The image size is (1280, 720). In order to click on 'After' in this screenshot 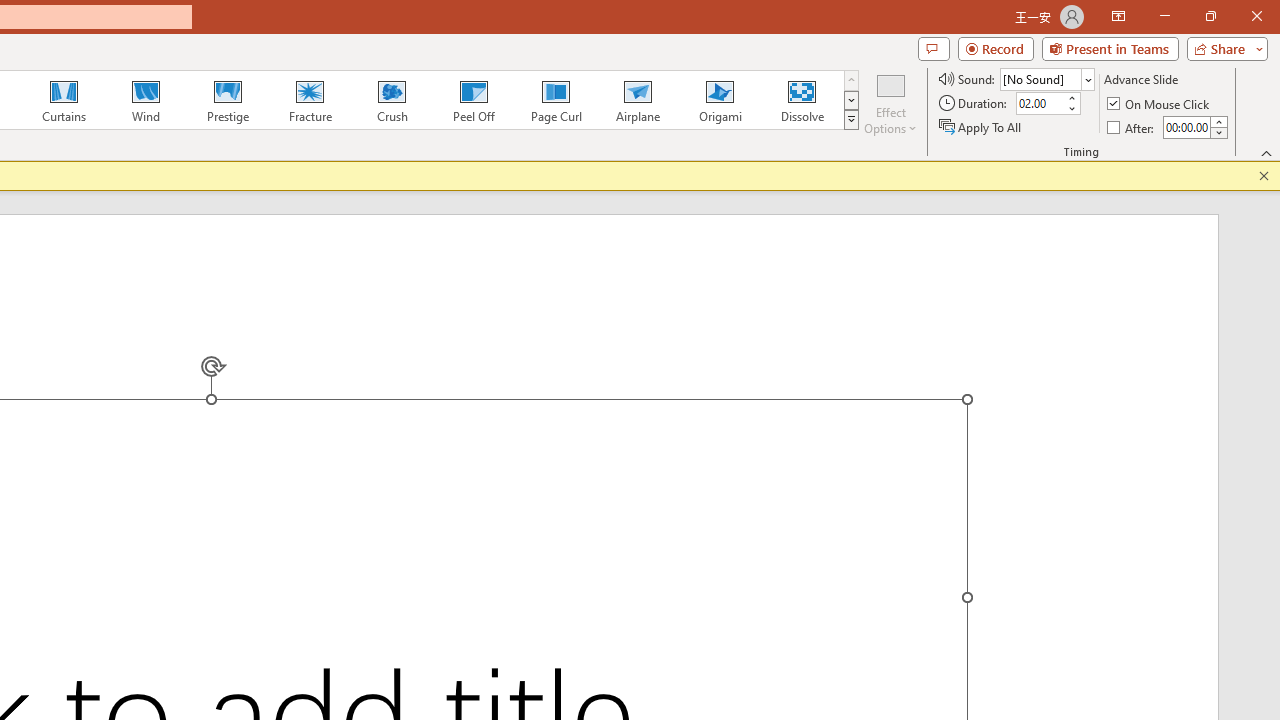, I will do `click(1132, 127)`.